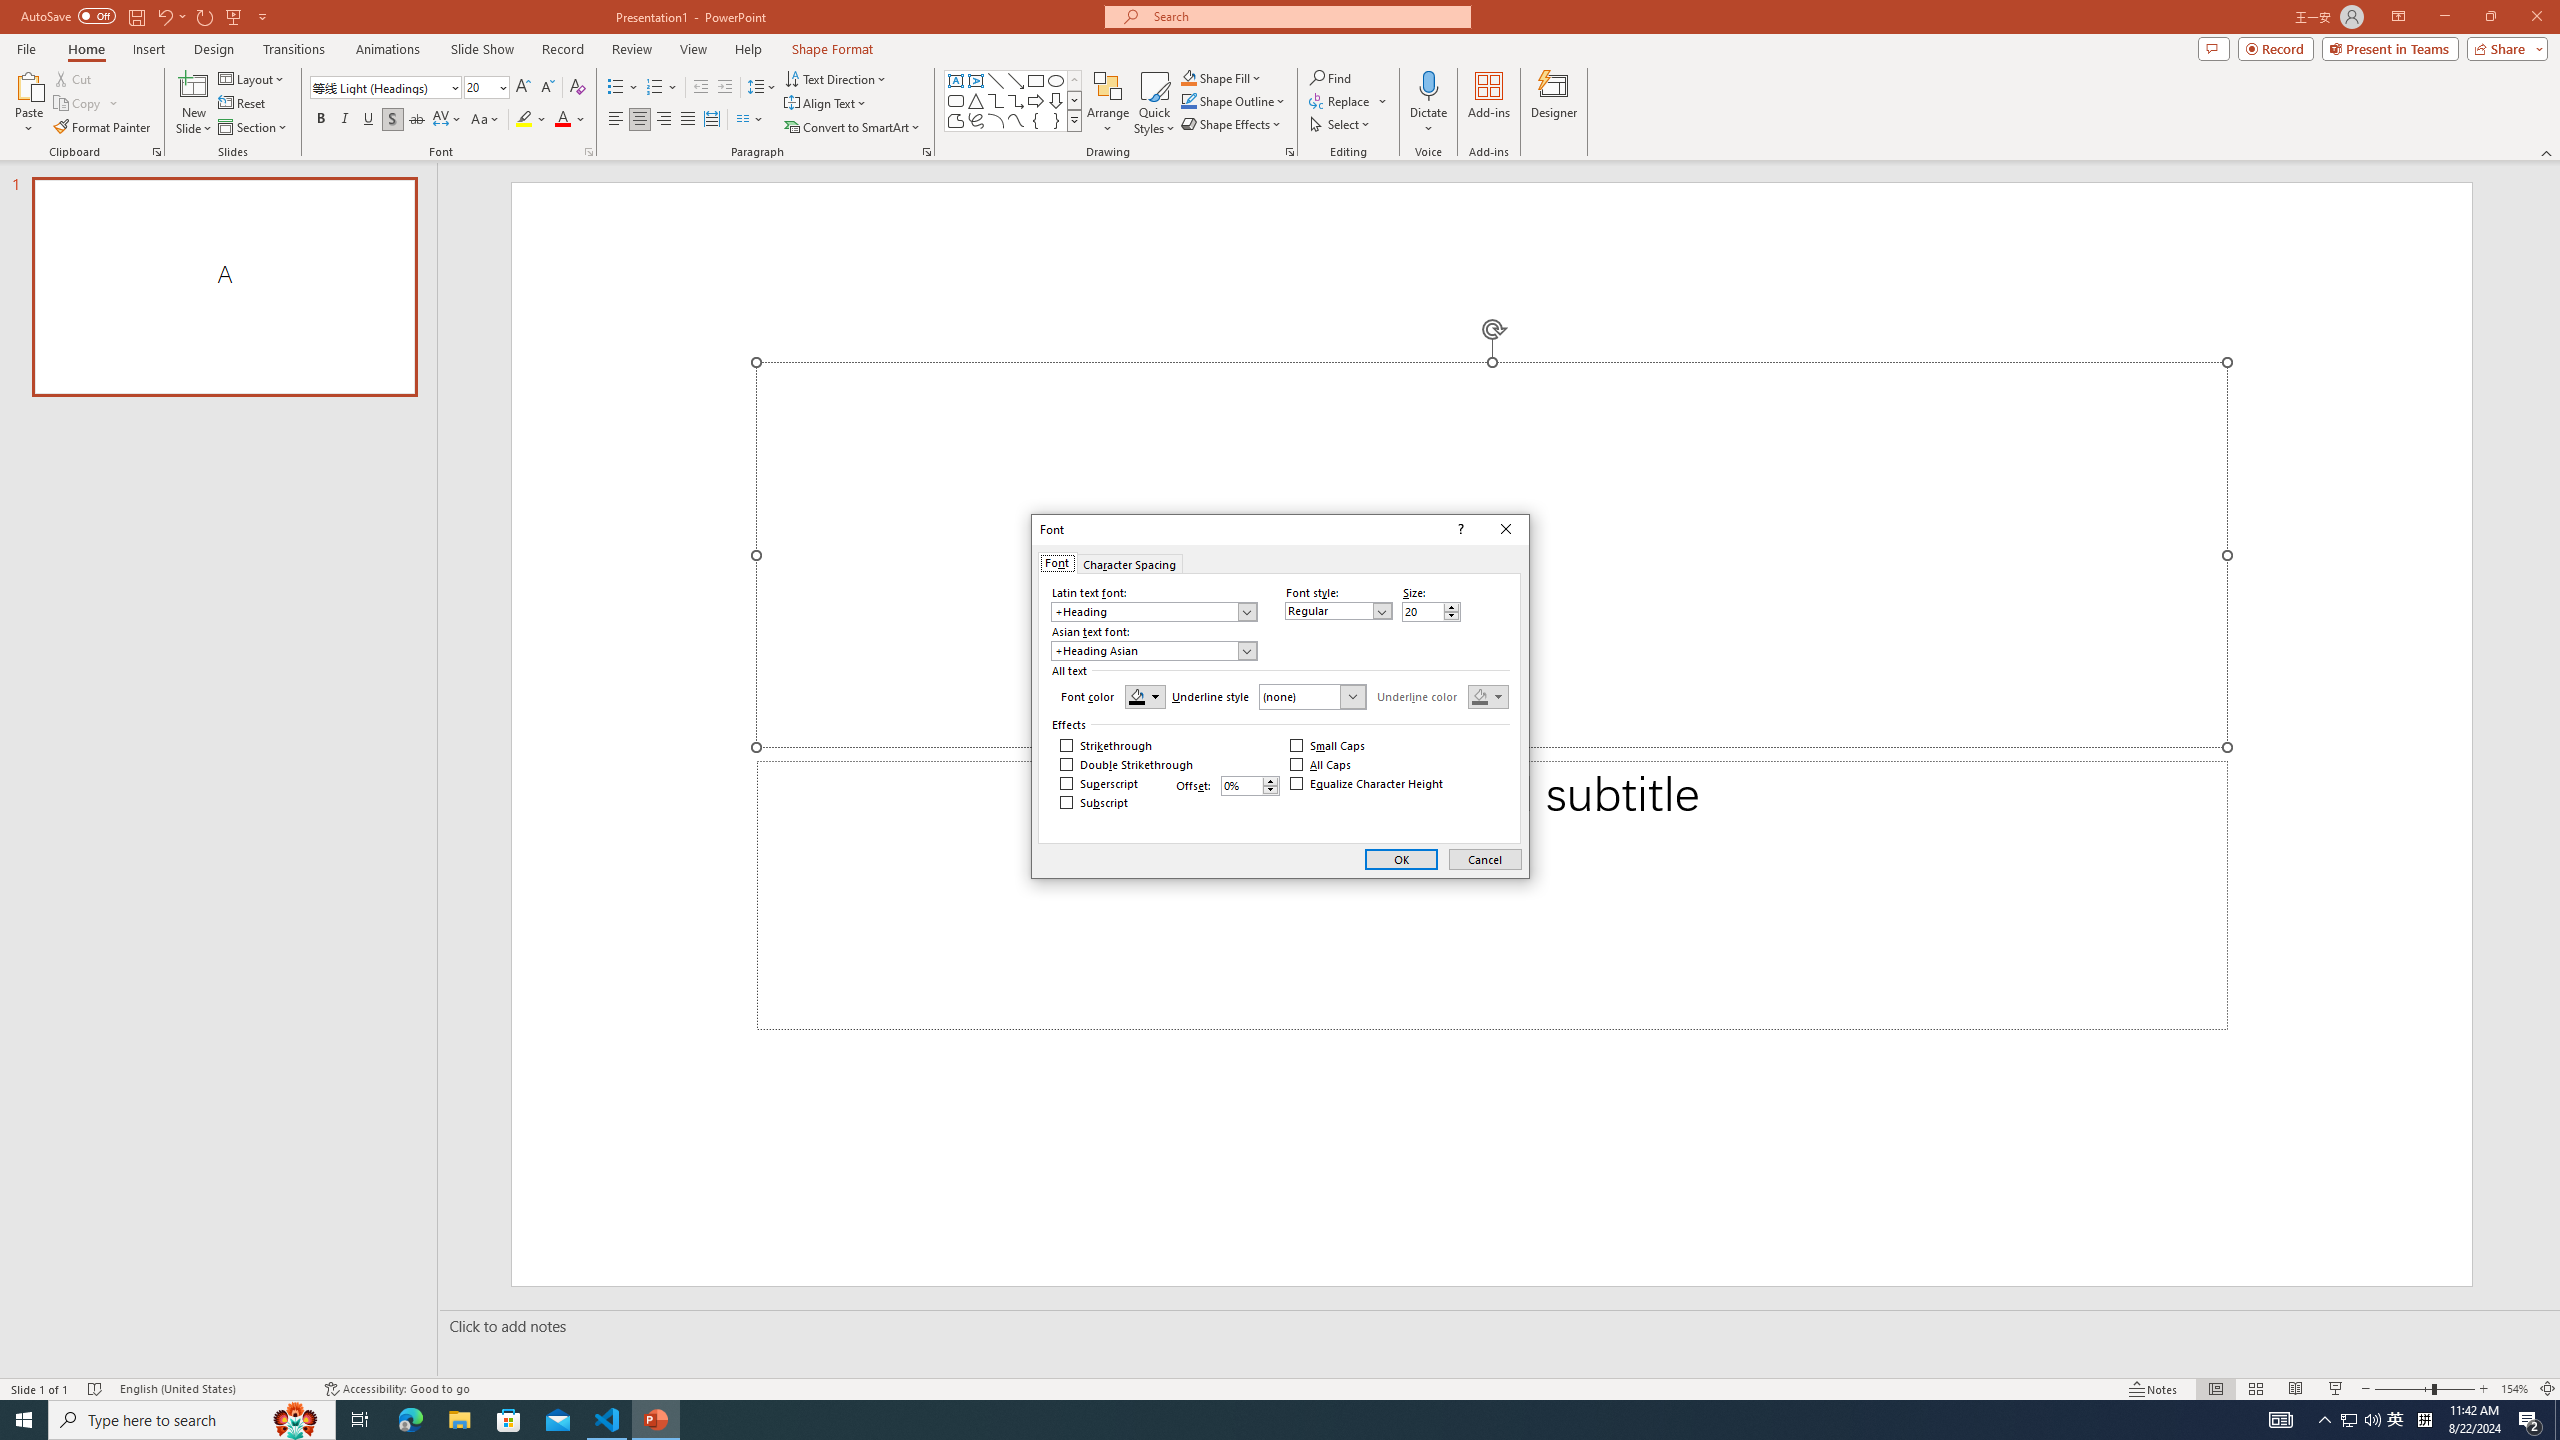 The height and width of the screenshot is (1440, 2560). I want to click on 'Show desktop', so click(2556, 1418).